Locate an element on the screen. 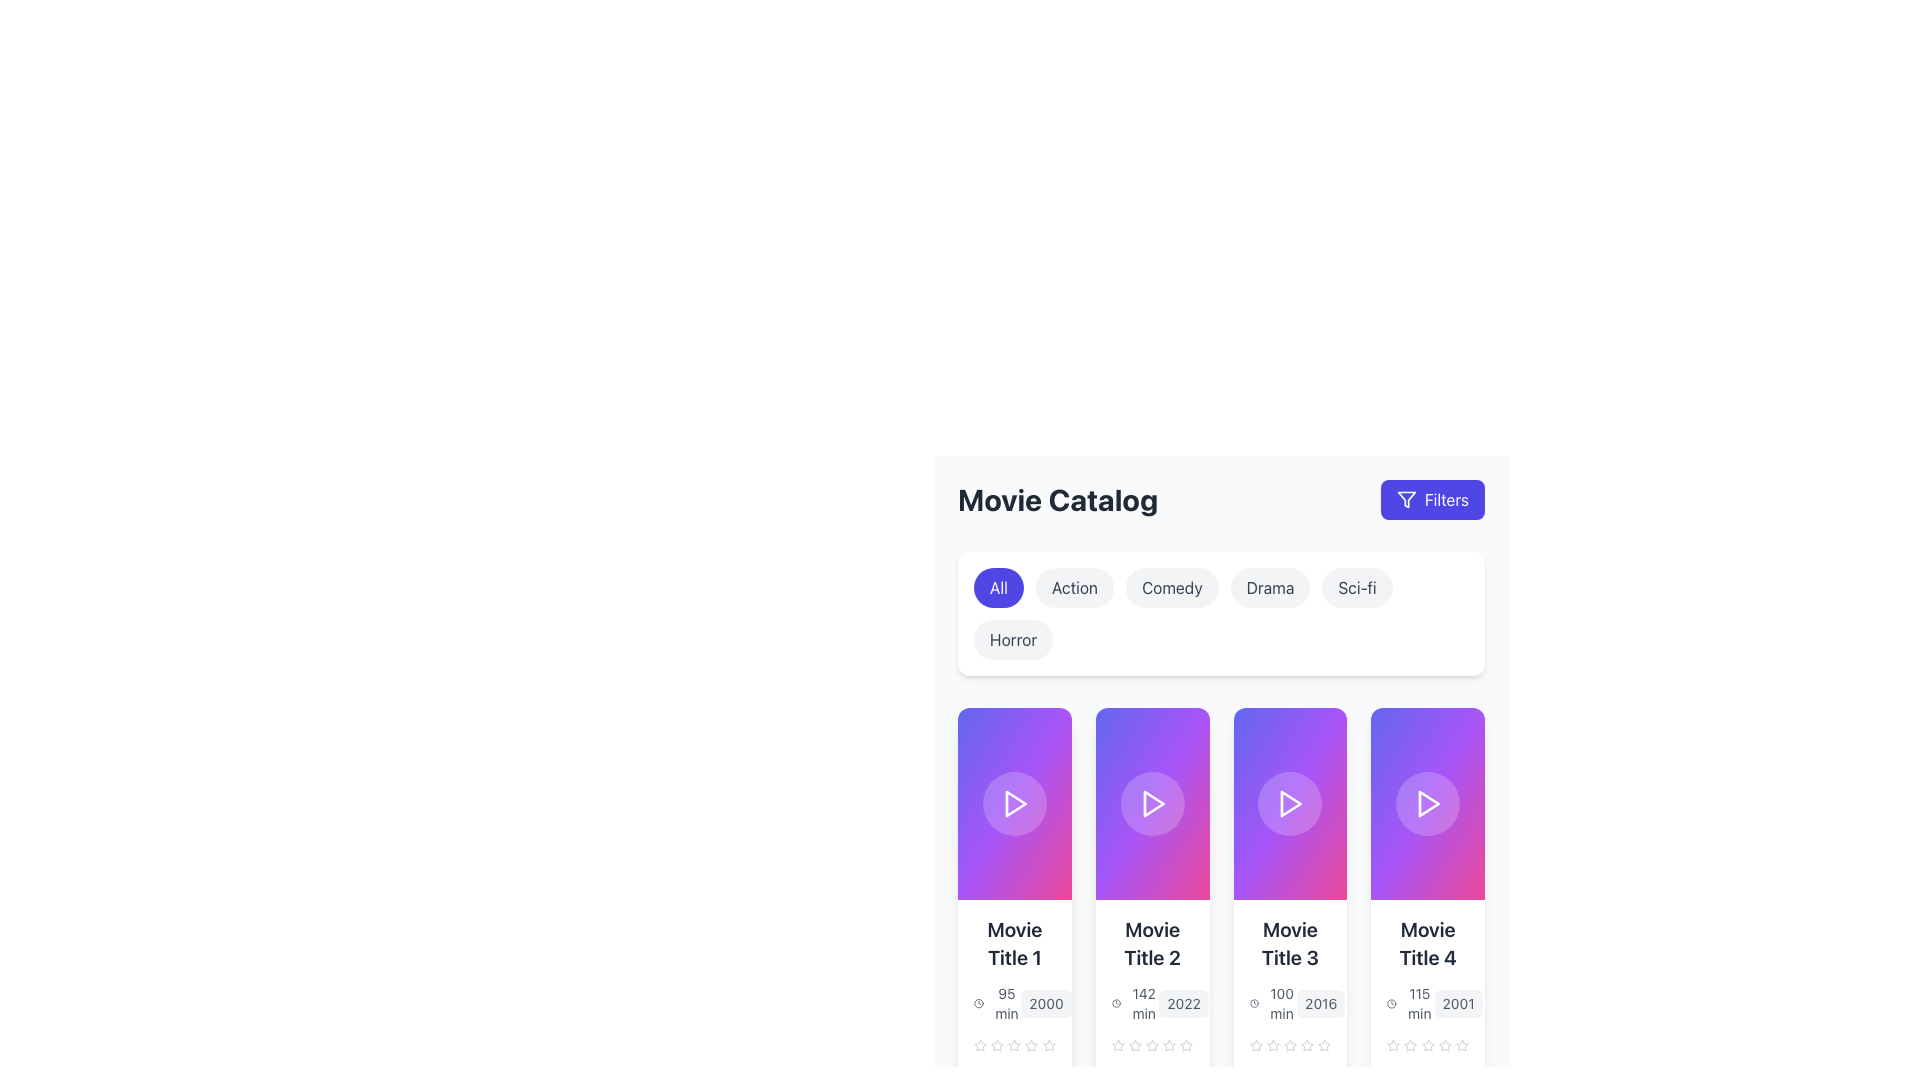  the third star icon in the rating system below 'Movie Title 3' is located at coordinates (1272, 1044).